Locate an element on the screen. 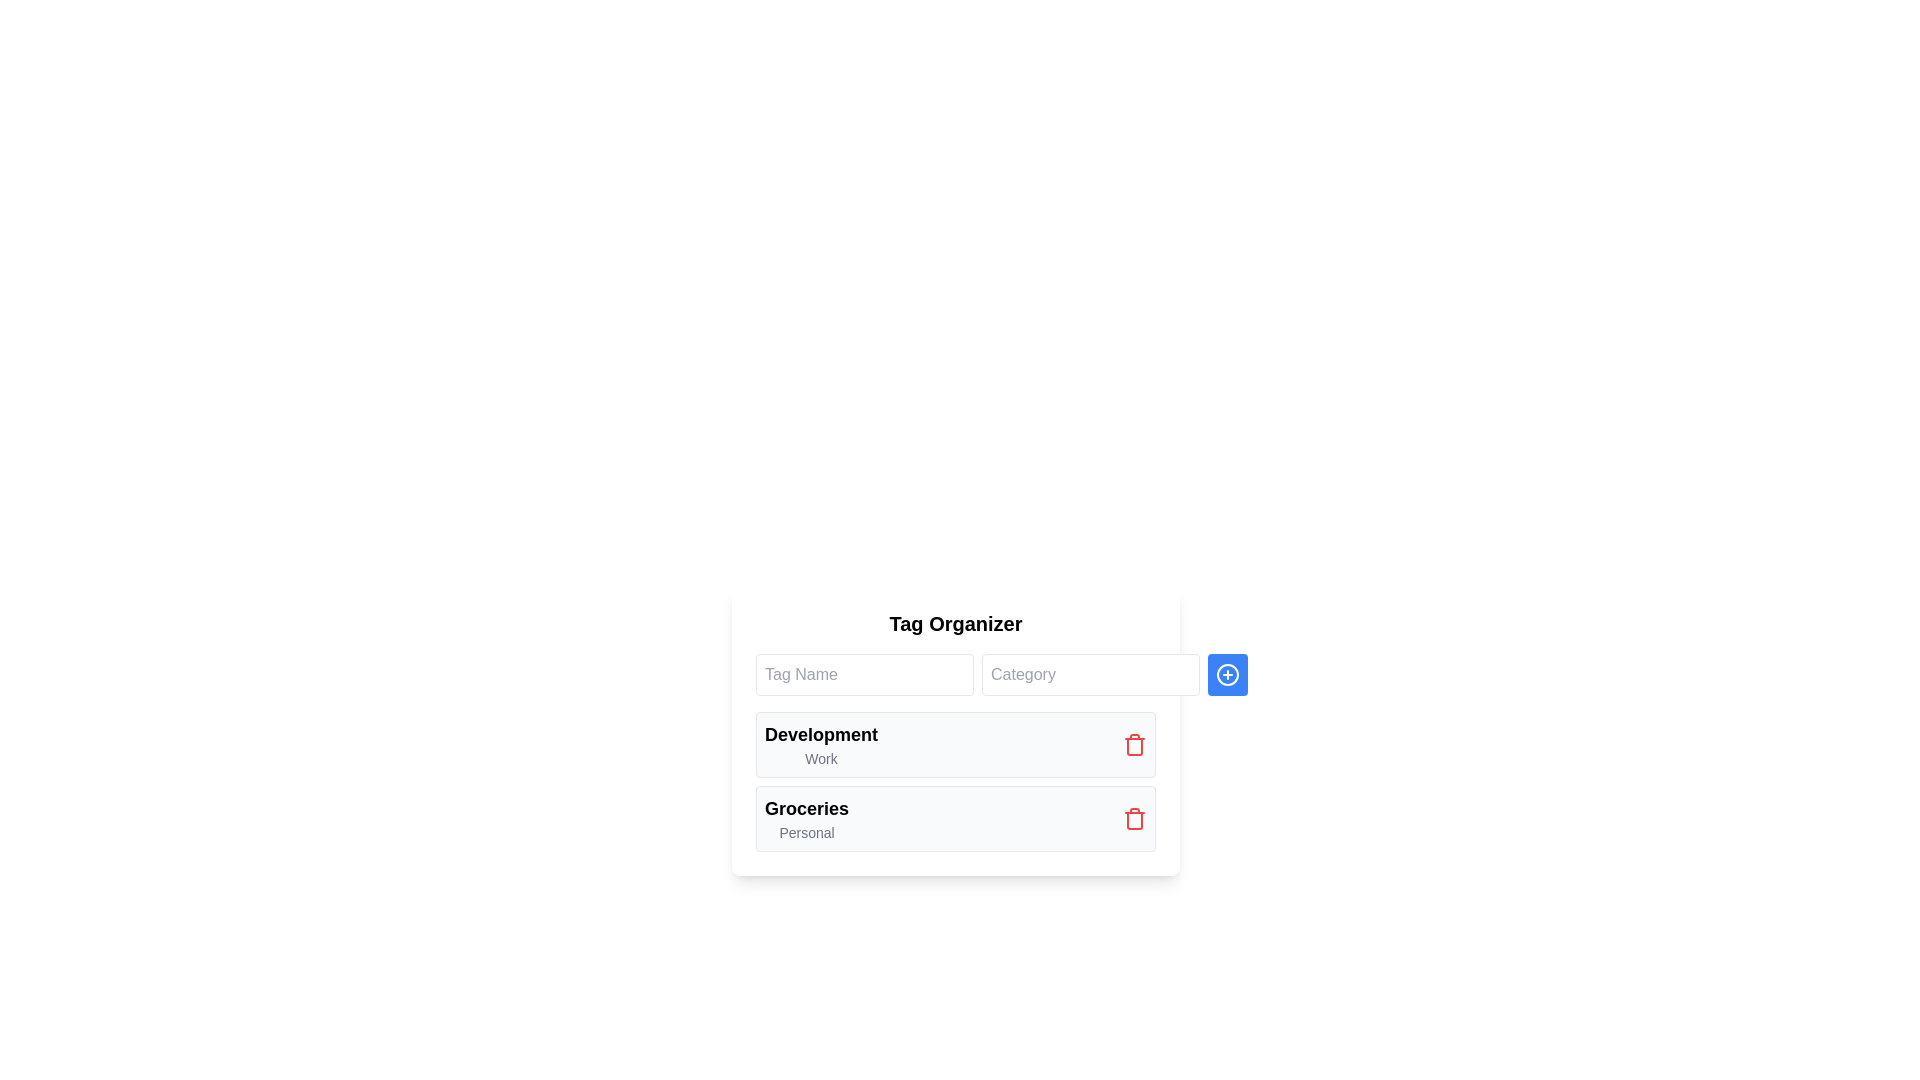  the delete button located at the far-right side of the 'Groceries' row in the 'Tag Organizer' section to initiate the deletion of the 'Groceries' entry is located at coordinates (1134, 818).